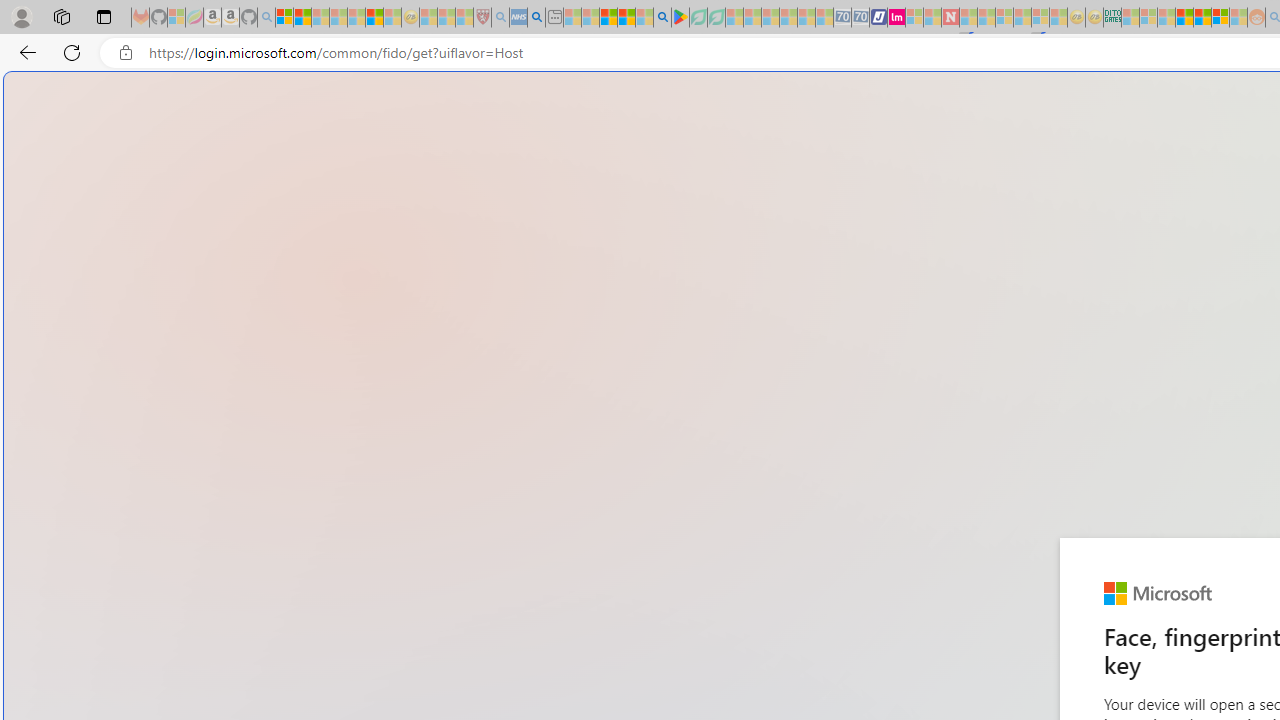 The width and height of the screenshot is (1280, 720). I want to click on 'Robert H. Shmerling, MD - Harvard Health - Sleeping', so click(482, 17).